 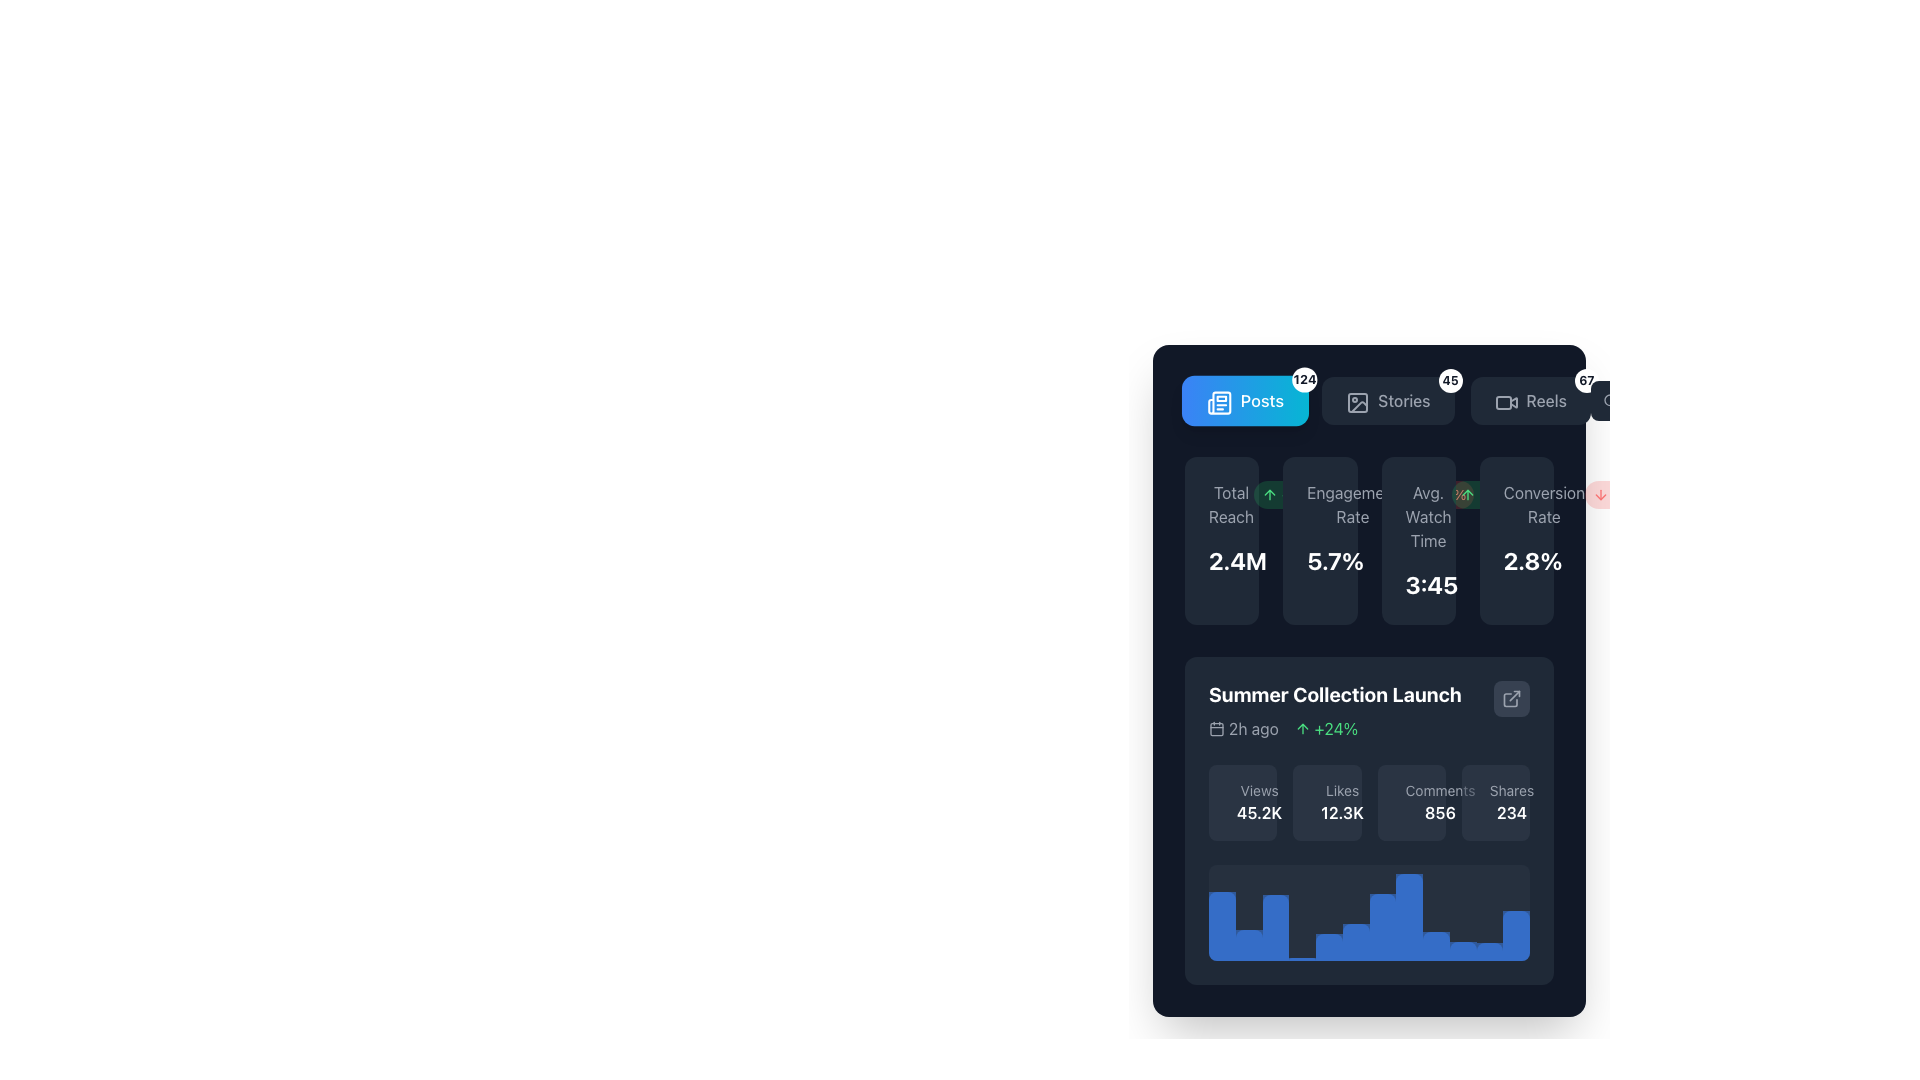 What do you see at coordinates (1356, 942) in the screenshot?
I see `the sixth vertical bar in the bar chart, which is part of the 'Summer Collection Launch' card and is represented by a blue rectangle with rounded top edges` at bounding box center [1356, 942].